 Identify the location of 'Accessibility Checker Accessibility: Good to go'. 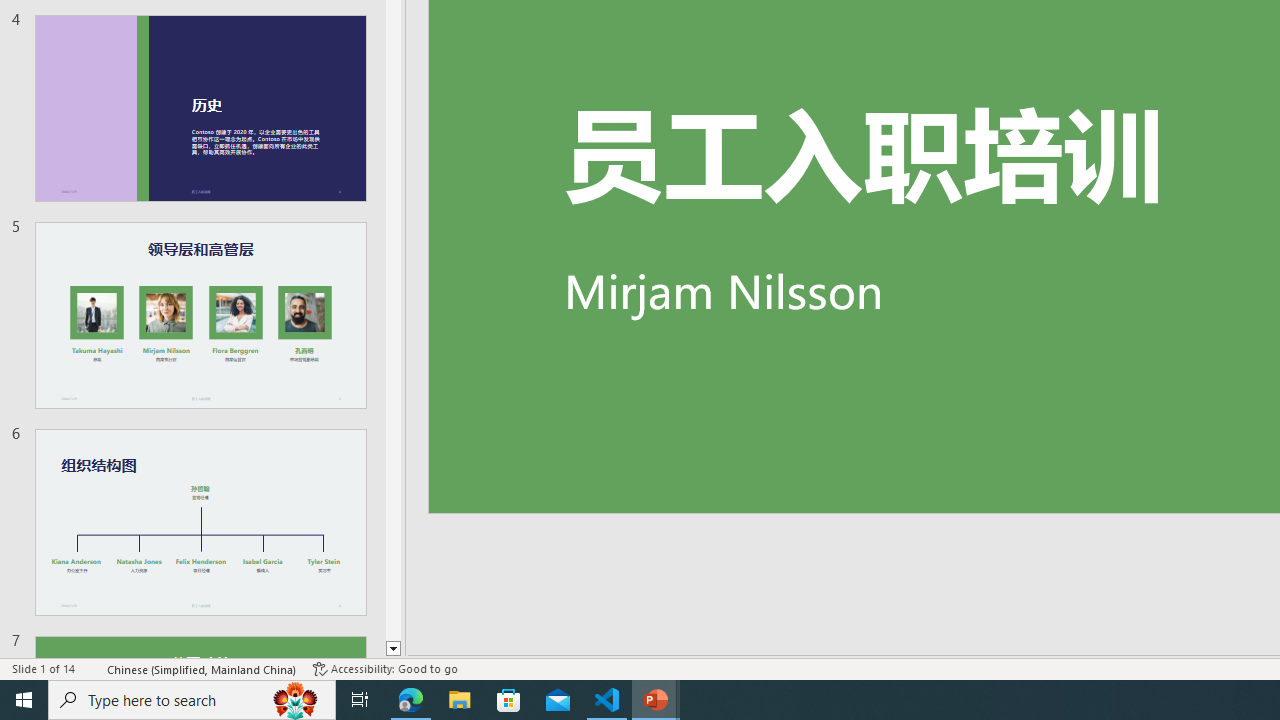
(385, 669).